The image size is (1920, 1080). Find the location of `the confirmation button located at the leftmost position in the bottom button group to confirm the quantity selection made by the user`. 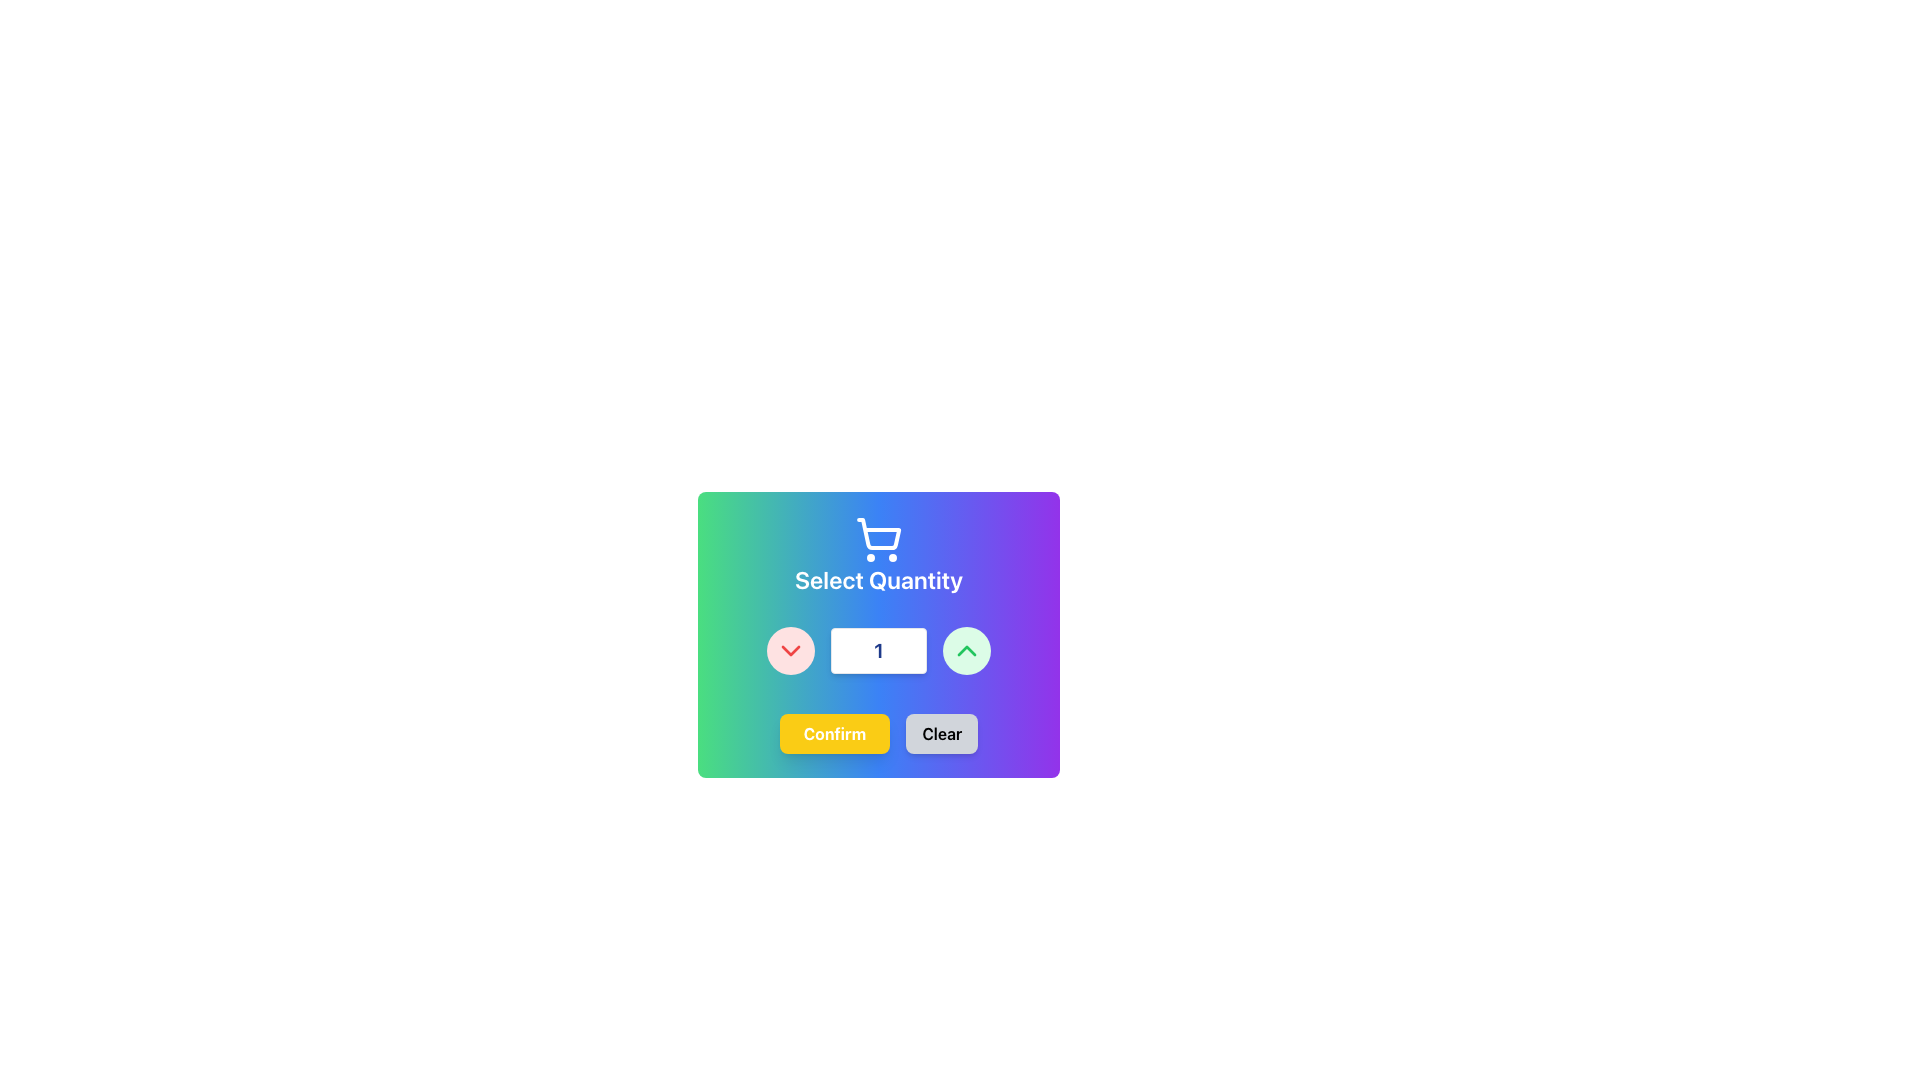

the confirmation button located at the leftmost position in the bottom button group to confirm the quantity selection made by the user is located at coordinates (835, 733).